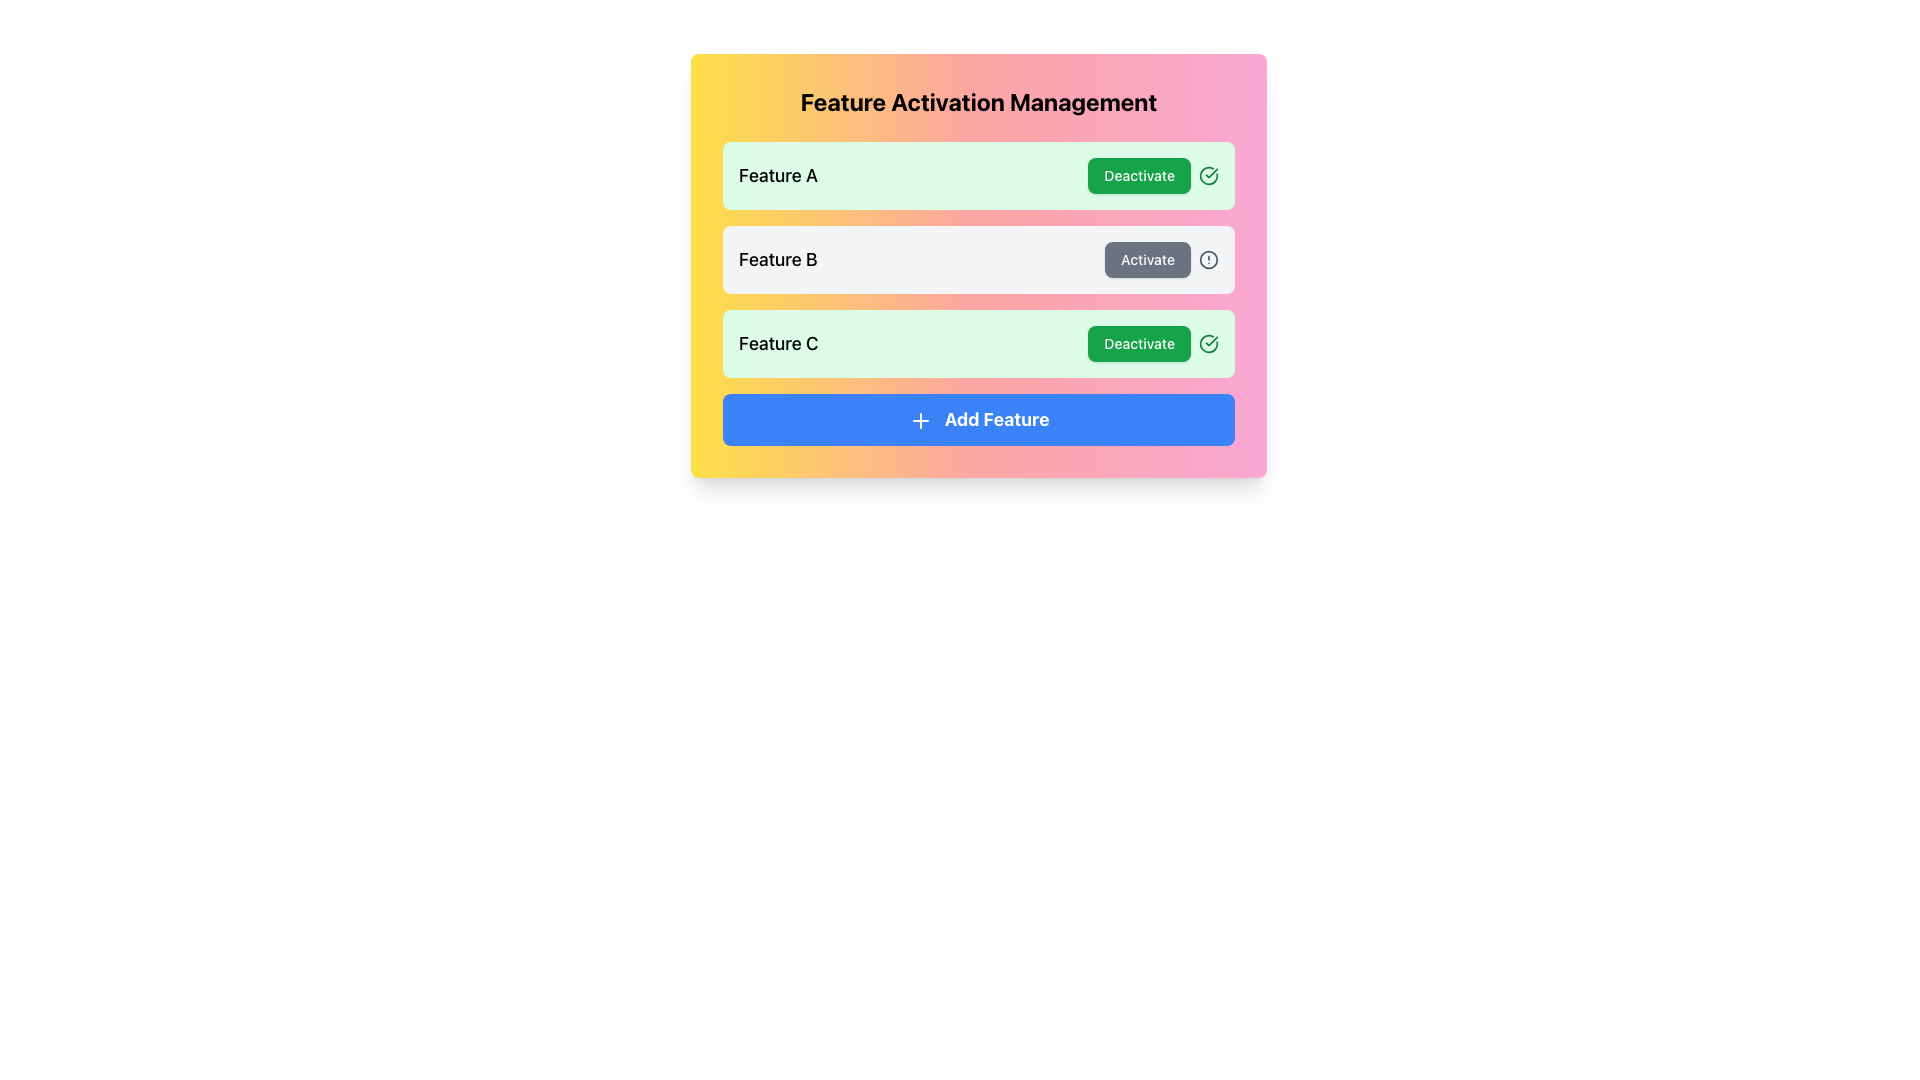 Image resolution: width=1920 pixels, height=1080 pixels. I want to click on the green 'Deactivate' button with rounded corners, so click(1139, 342).